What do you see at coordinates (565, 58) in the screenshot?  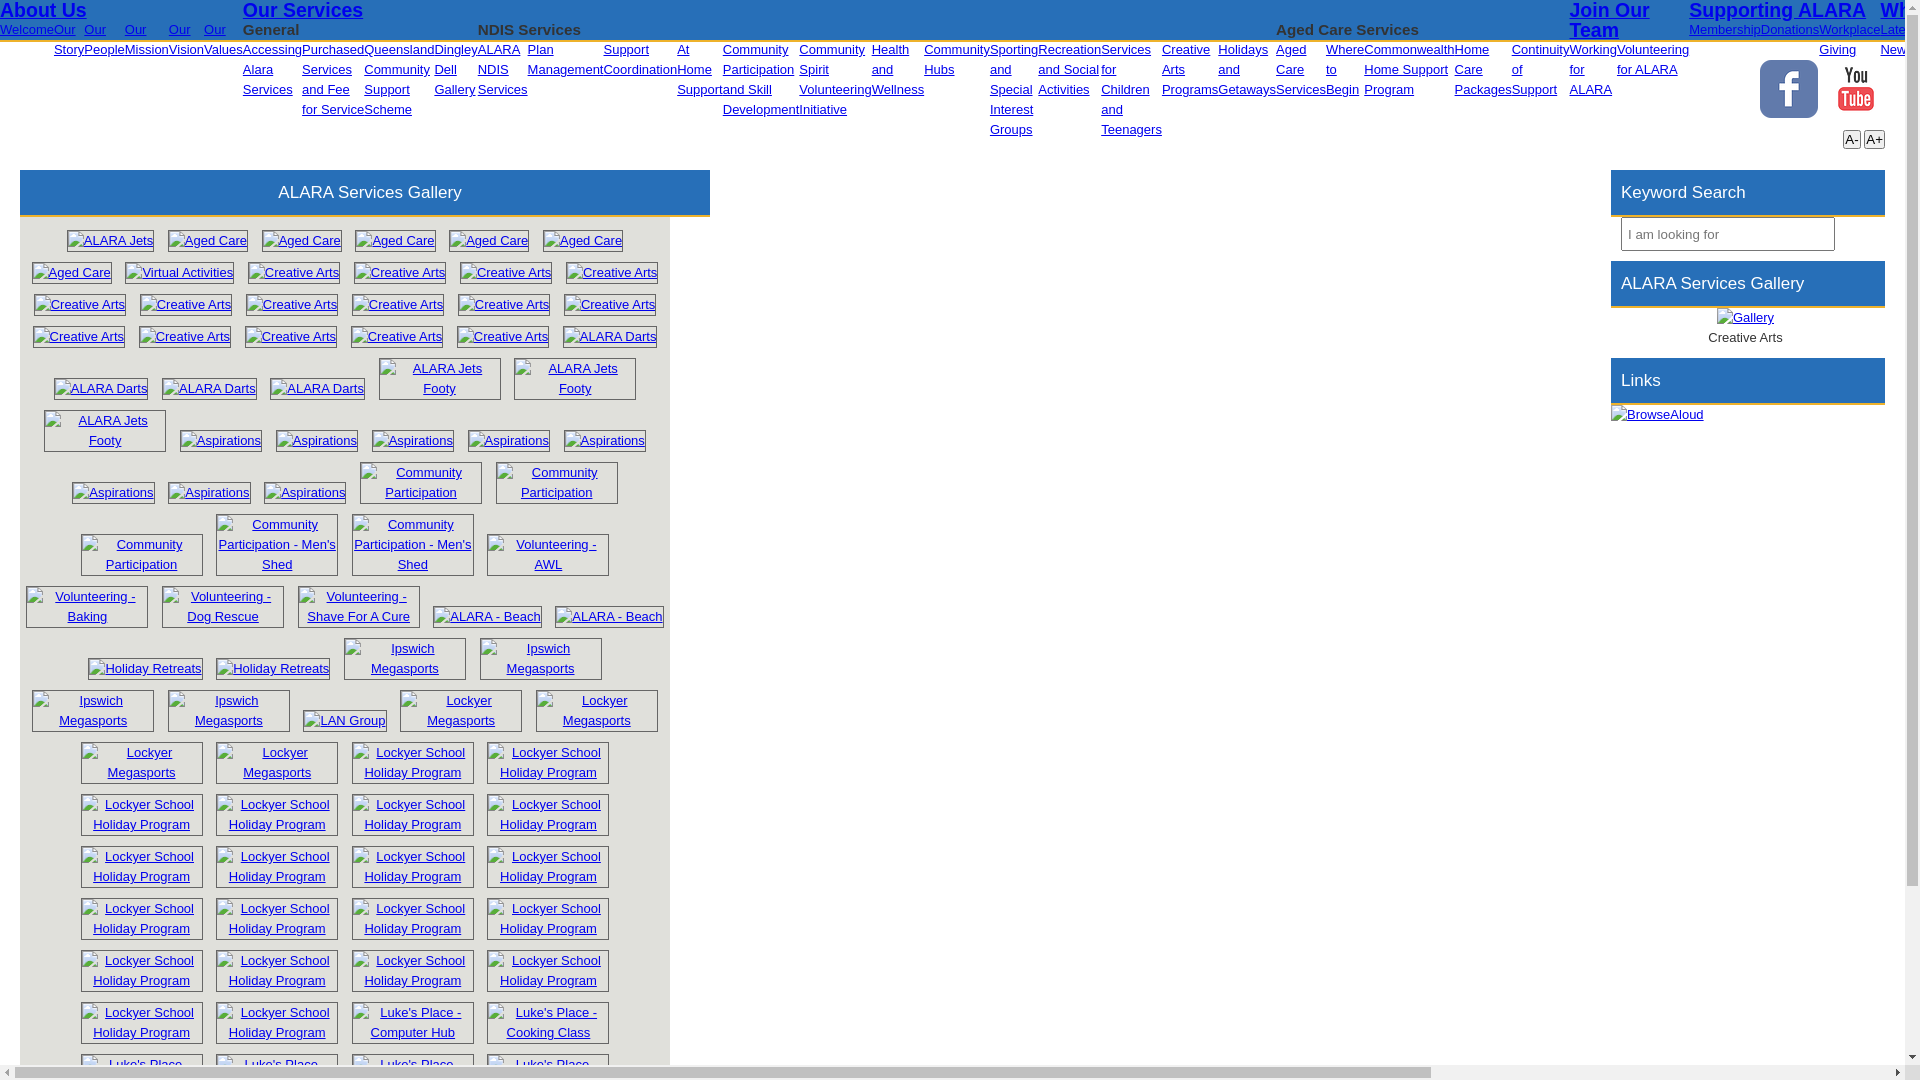 I see `'Plan Management'` at bounding box center [565, 58].